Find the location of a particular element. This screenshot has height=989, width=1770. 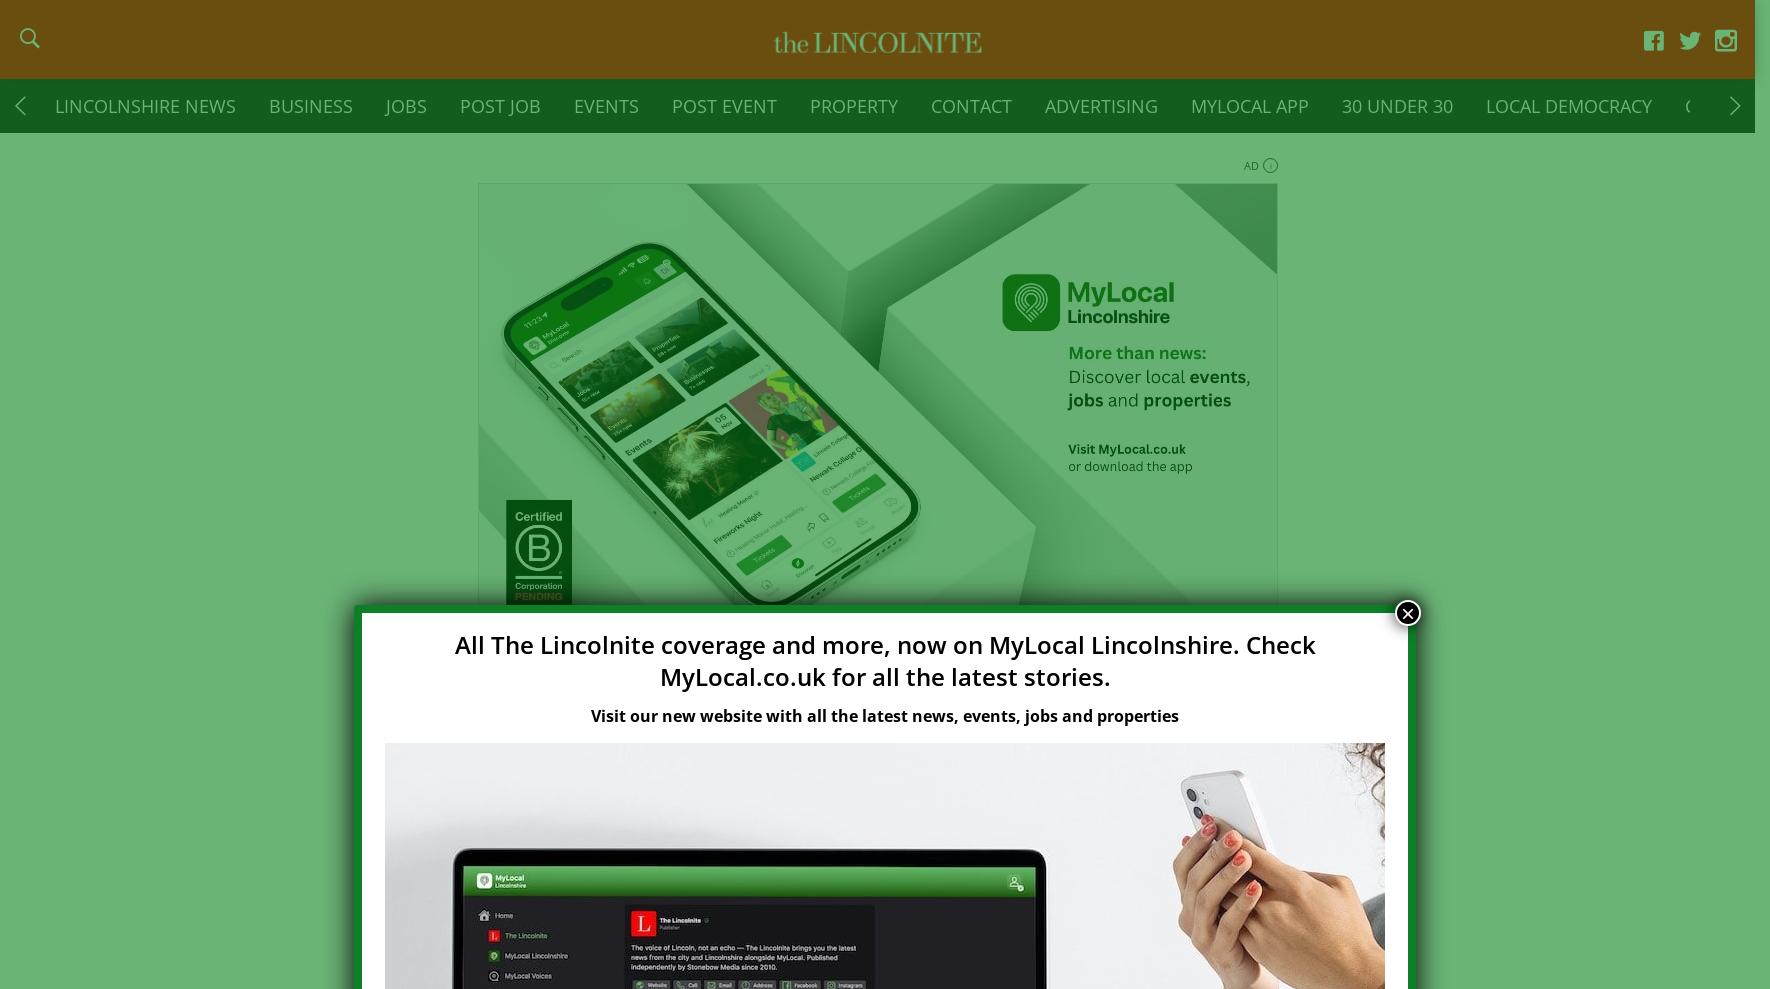

'30 Under 30' is located at coordinates (1397, 116).